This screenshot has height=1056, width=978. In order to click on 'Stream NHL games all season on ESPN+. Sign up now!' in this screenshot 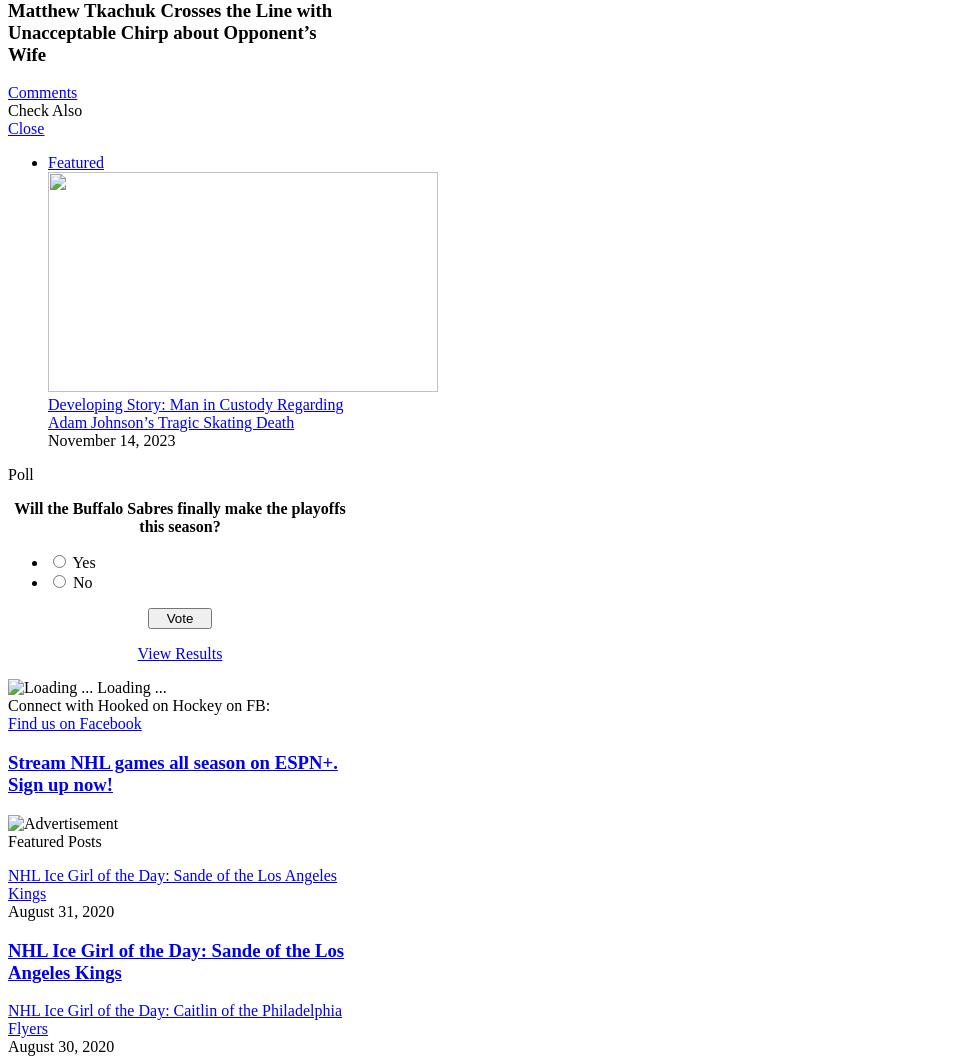, I will do `click(172, 772)`.